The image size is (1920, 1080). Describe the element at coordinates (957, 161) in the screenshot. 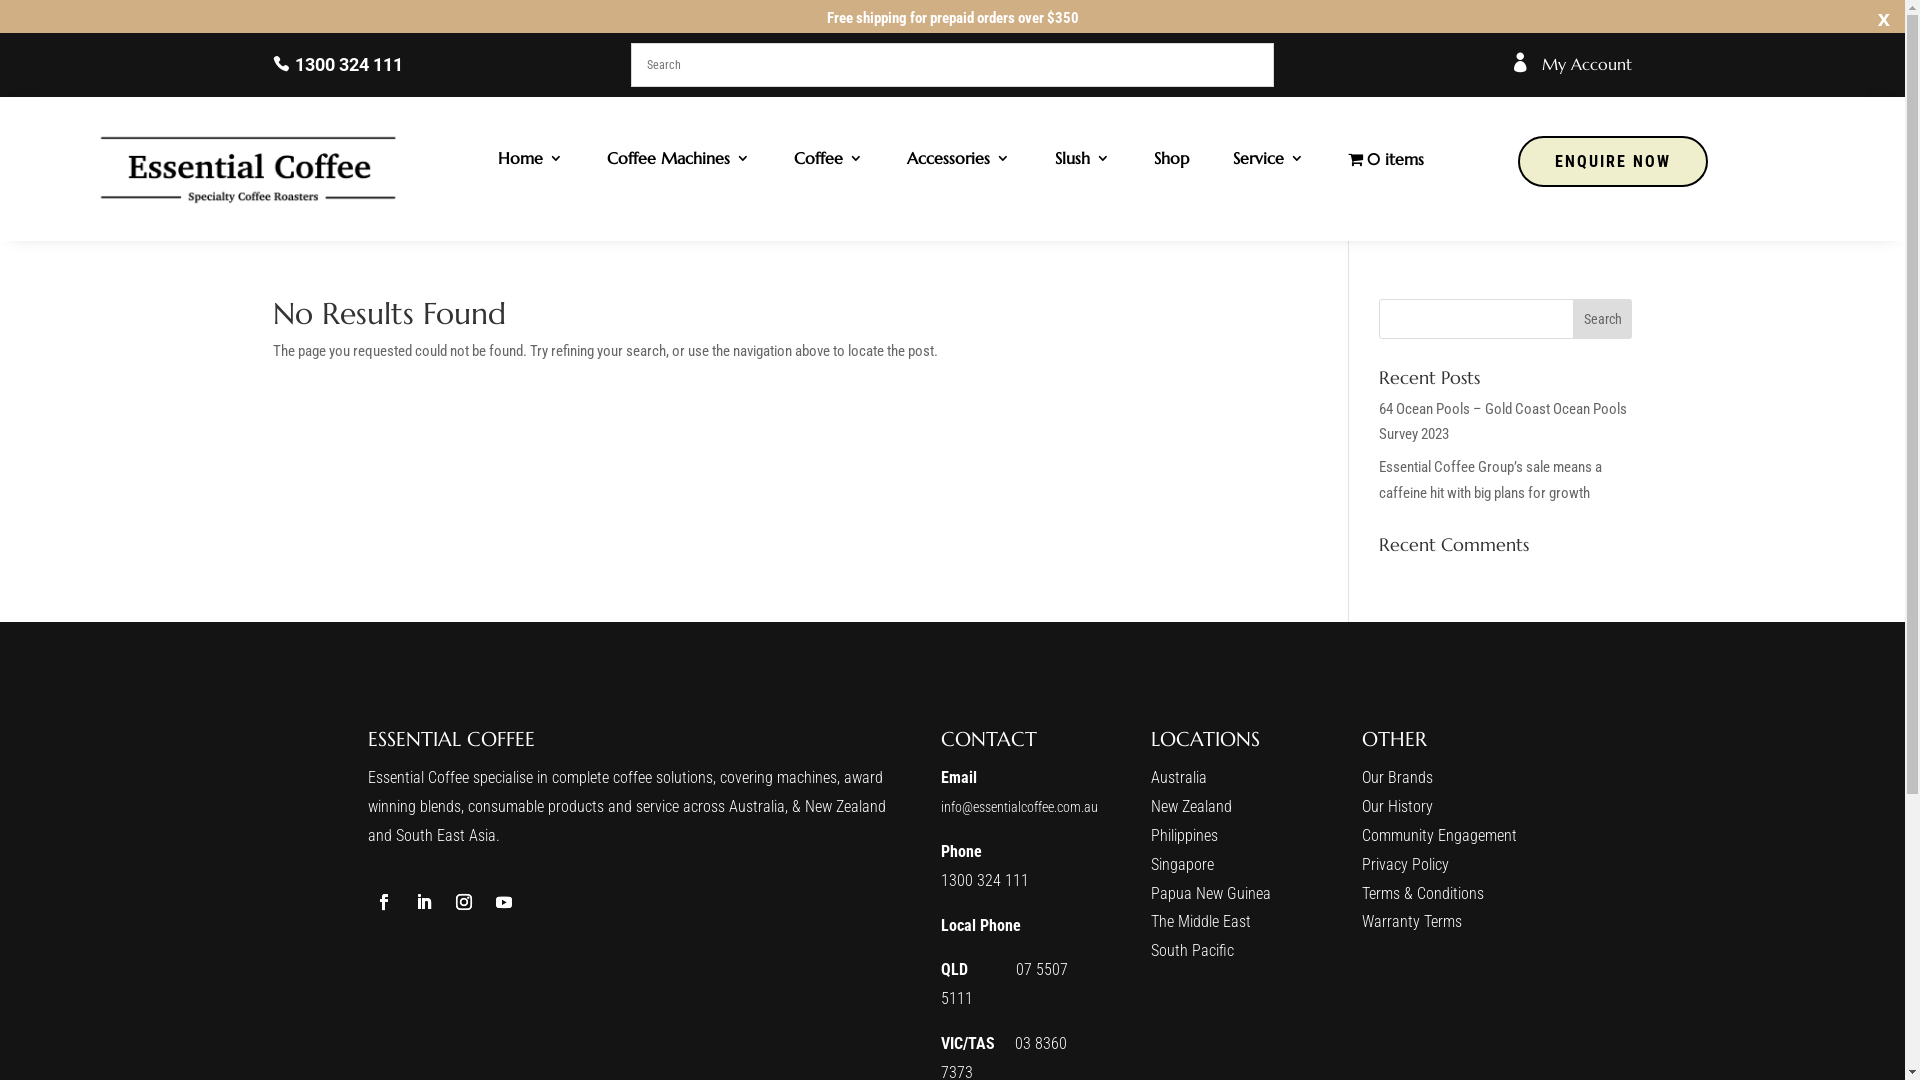

I see `'Accessories'` at that location.